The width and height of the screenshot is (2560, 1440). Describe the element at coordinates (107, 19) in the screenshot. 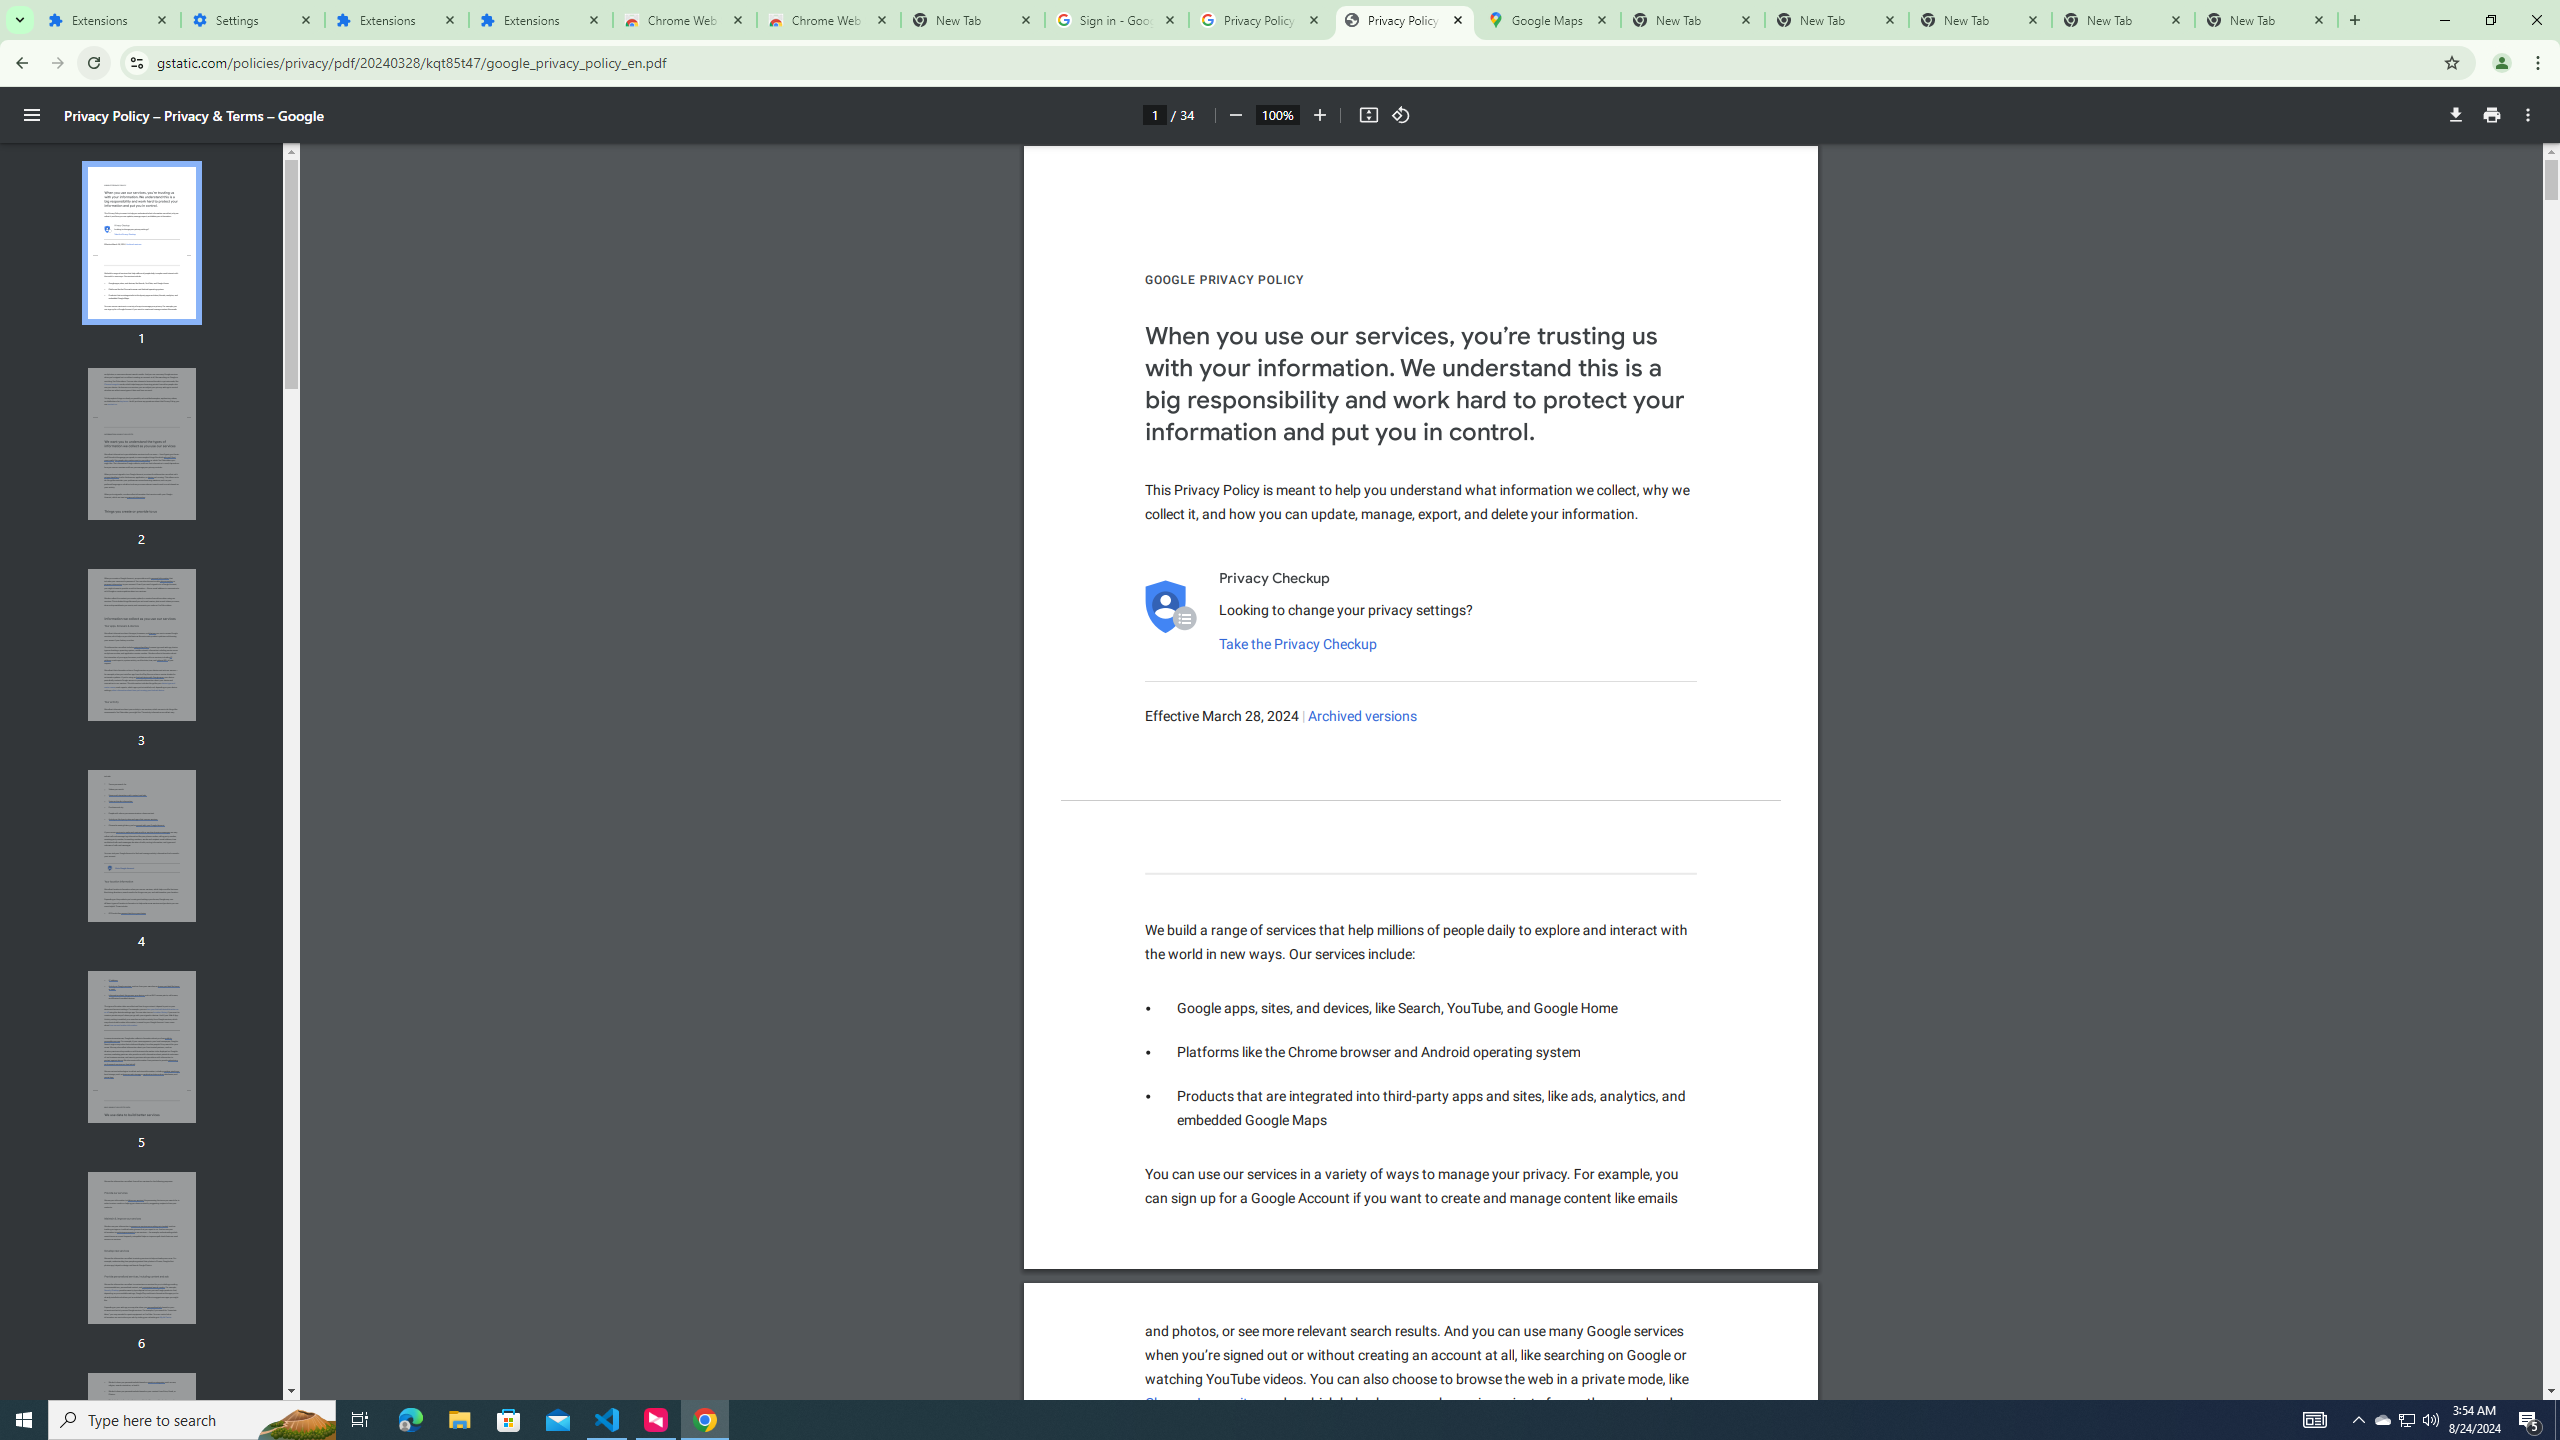

I see `'Extensions'` at that location.